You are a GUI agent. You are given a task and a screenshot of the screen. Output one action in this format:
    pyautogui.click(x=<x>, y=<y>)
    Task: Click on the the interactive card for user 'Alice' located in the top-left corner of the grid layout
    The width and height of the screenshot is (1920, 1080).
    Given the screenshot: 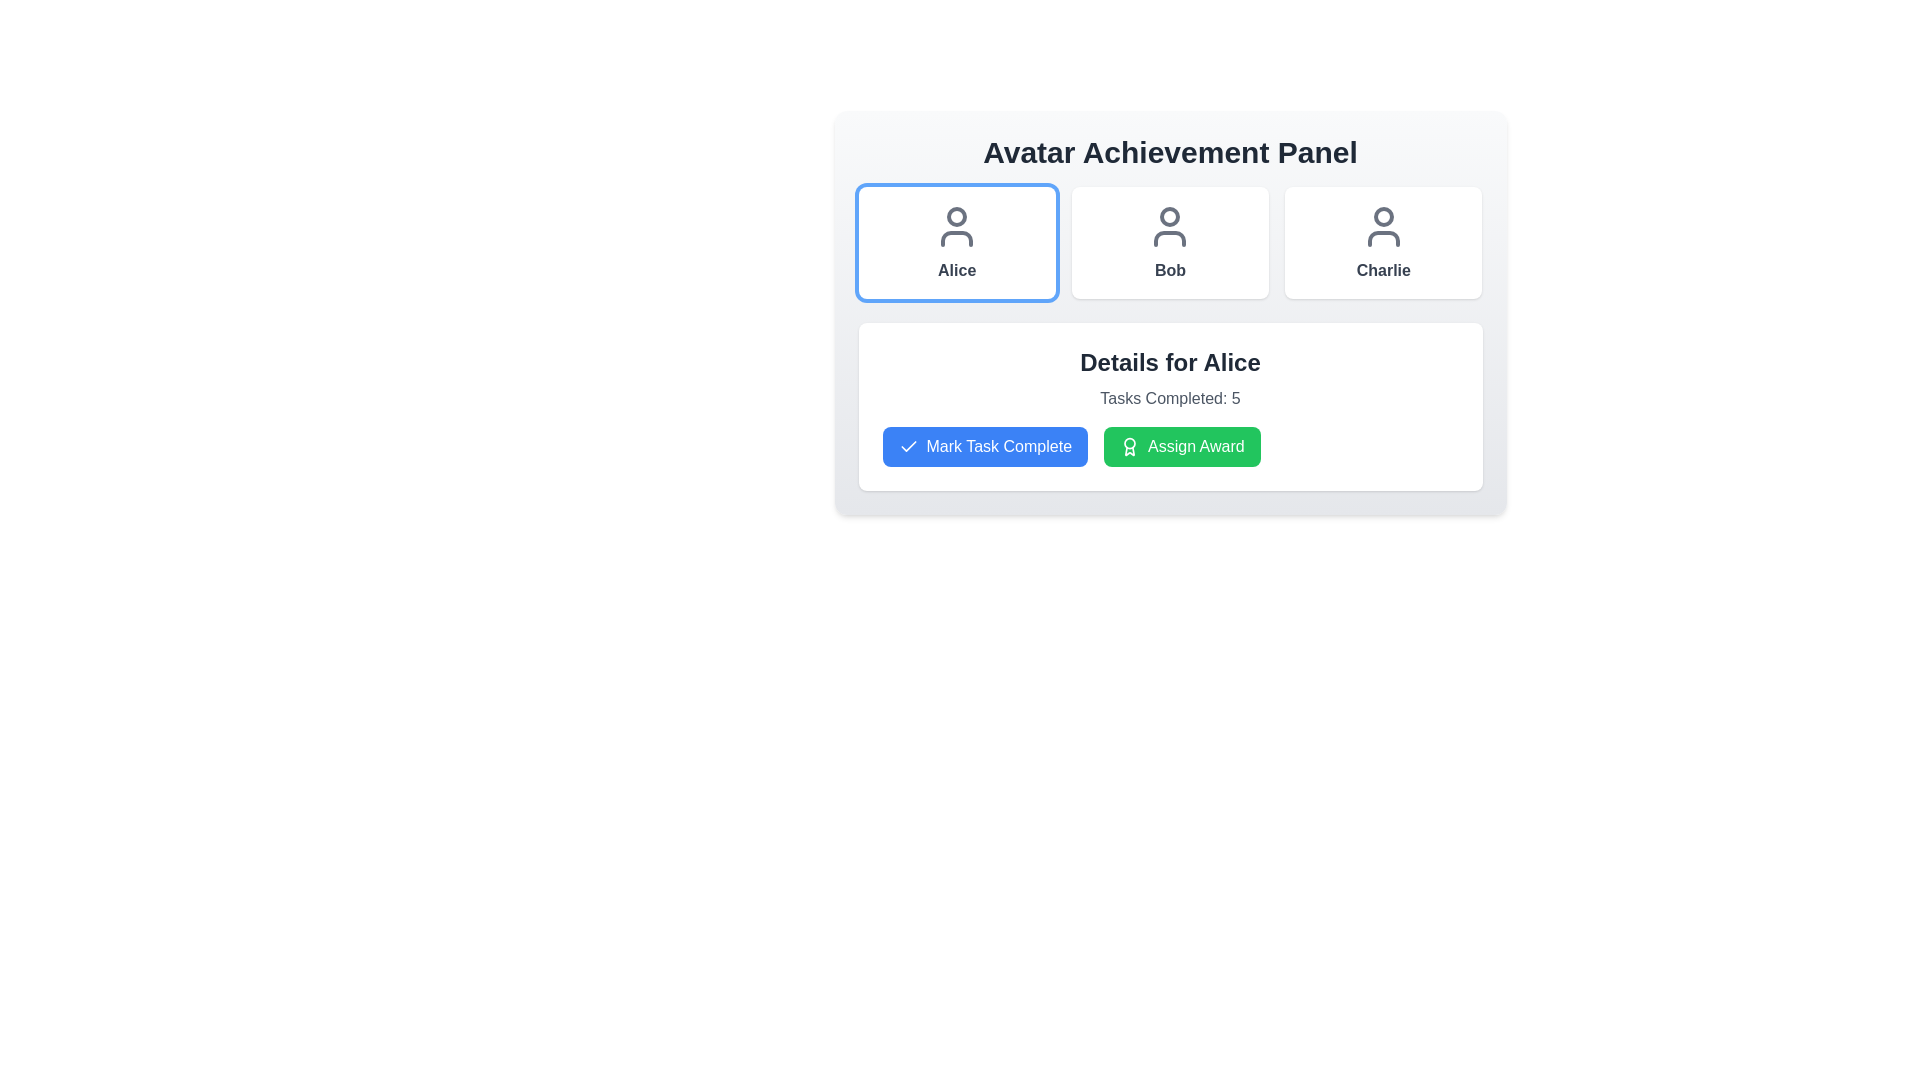 What is the action you would take?
    pyautogui.click(x=956, y=242)
    